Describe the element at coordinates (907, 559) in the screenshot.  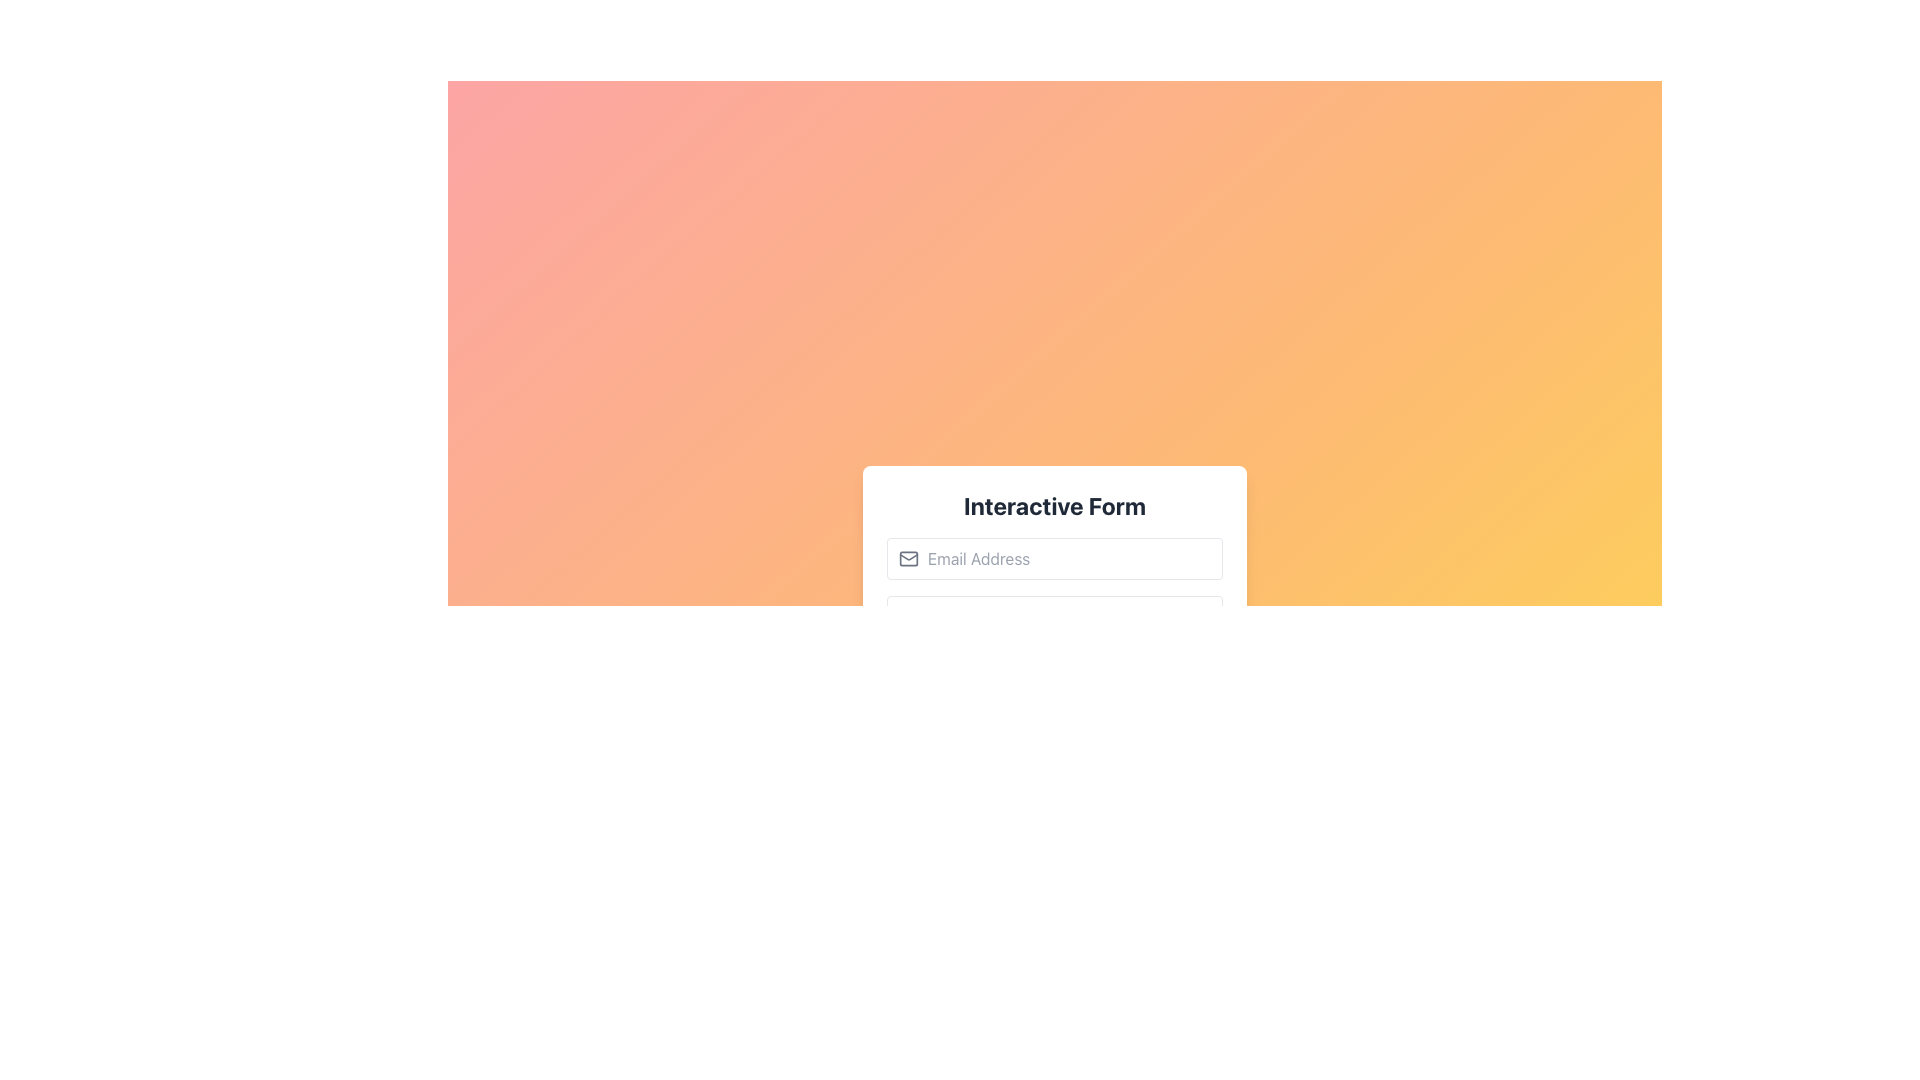
I see `the mail icon, which is a rectangular shape with rounded corners, resembling an envelope, located to the left of the 'Email Address' input field` at that location.